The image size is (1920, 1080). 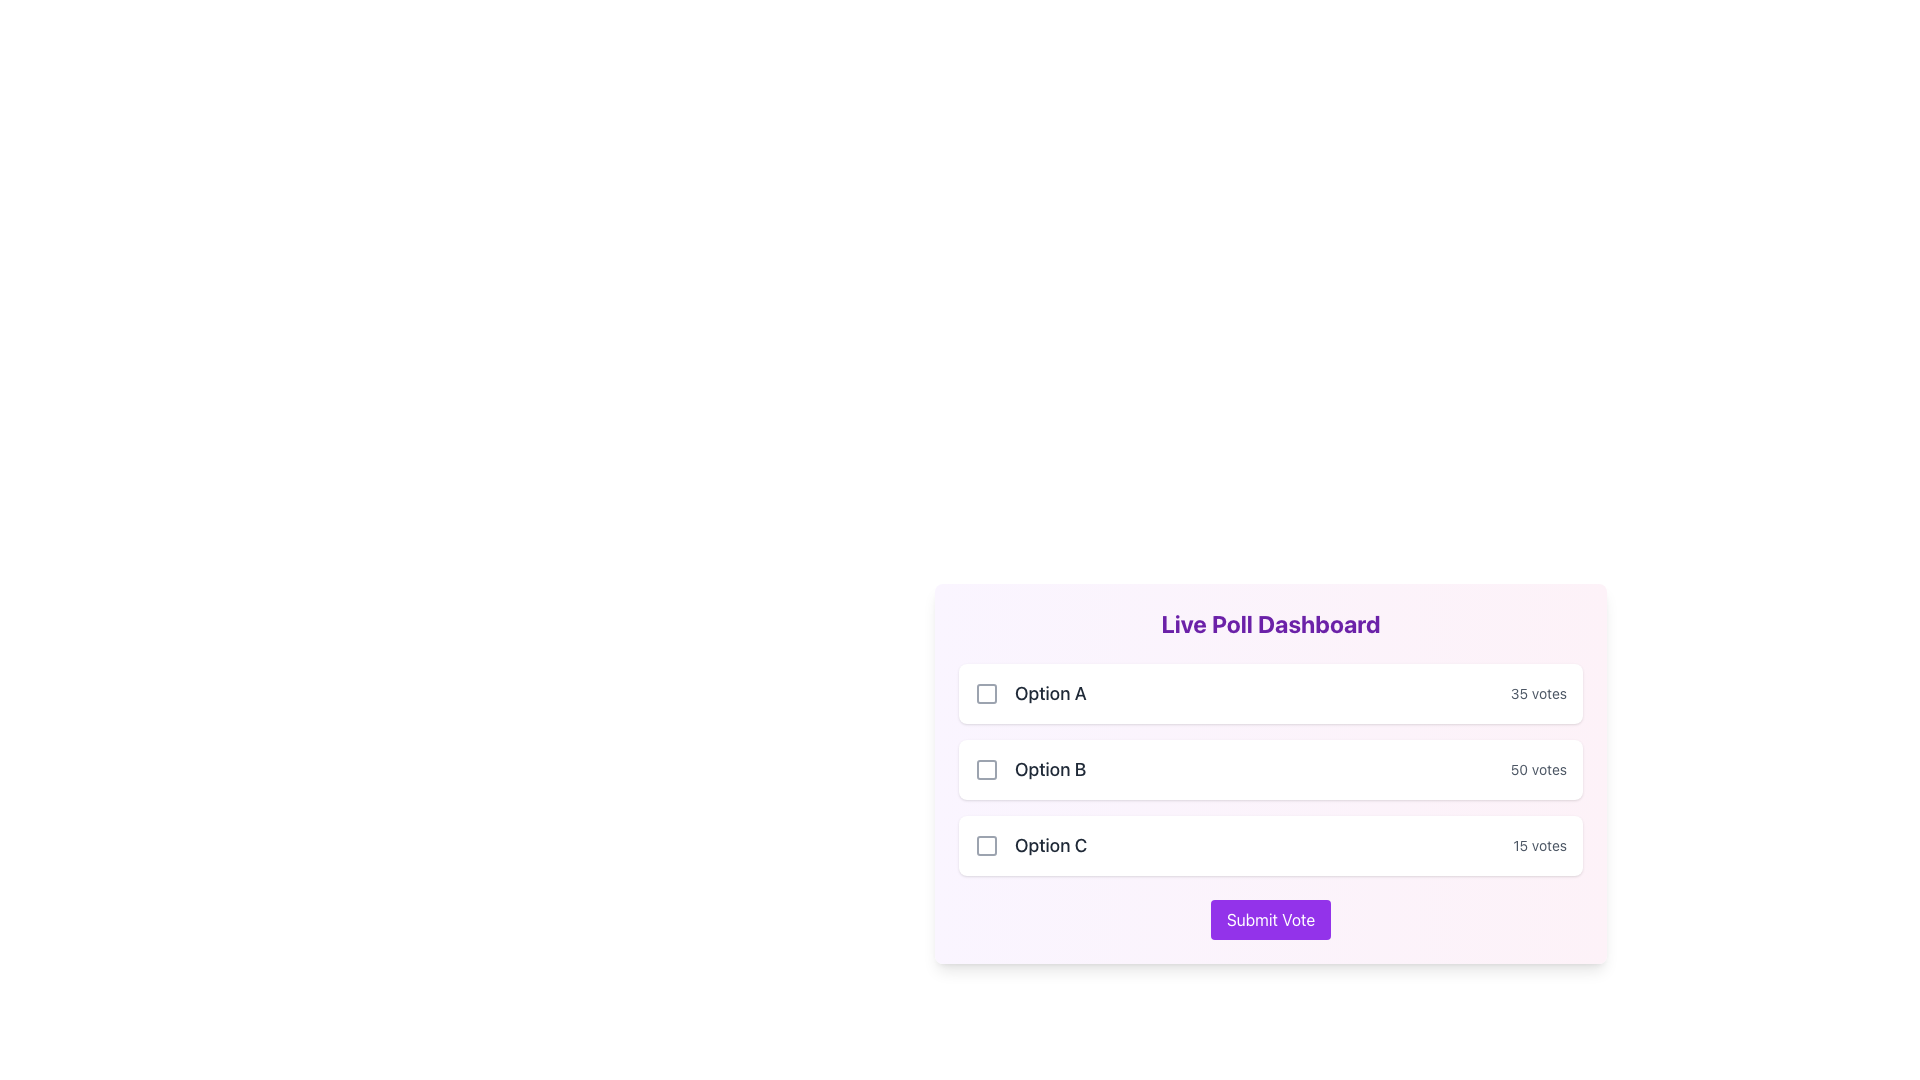 What do you see at coordinates (1030, 769) in the screenshot?
I see `the 'Option B' text label in the poll interface` at bounding box center [1030, 769].